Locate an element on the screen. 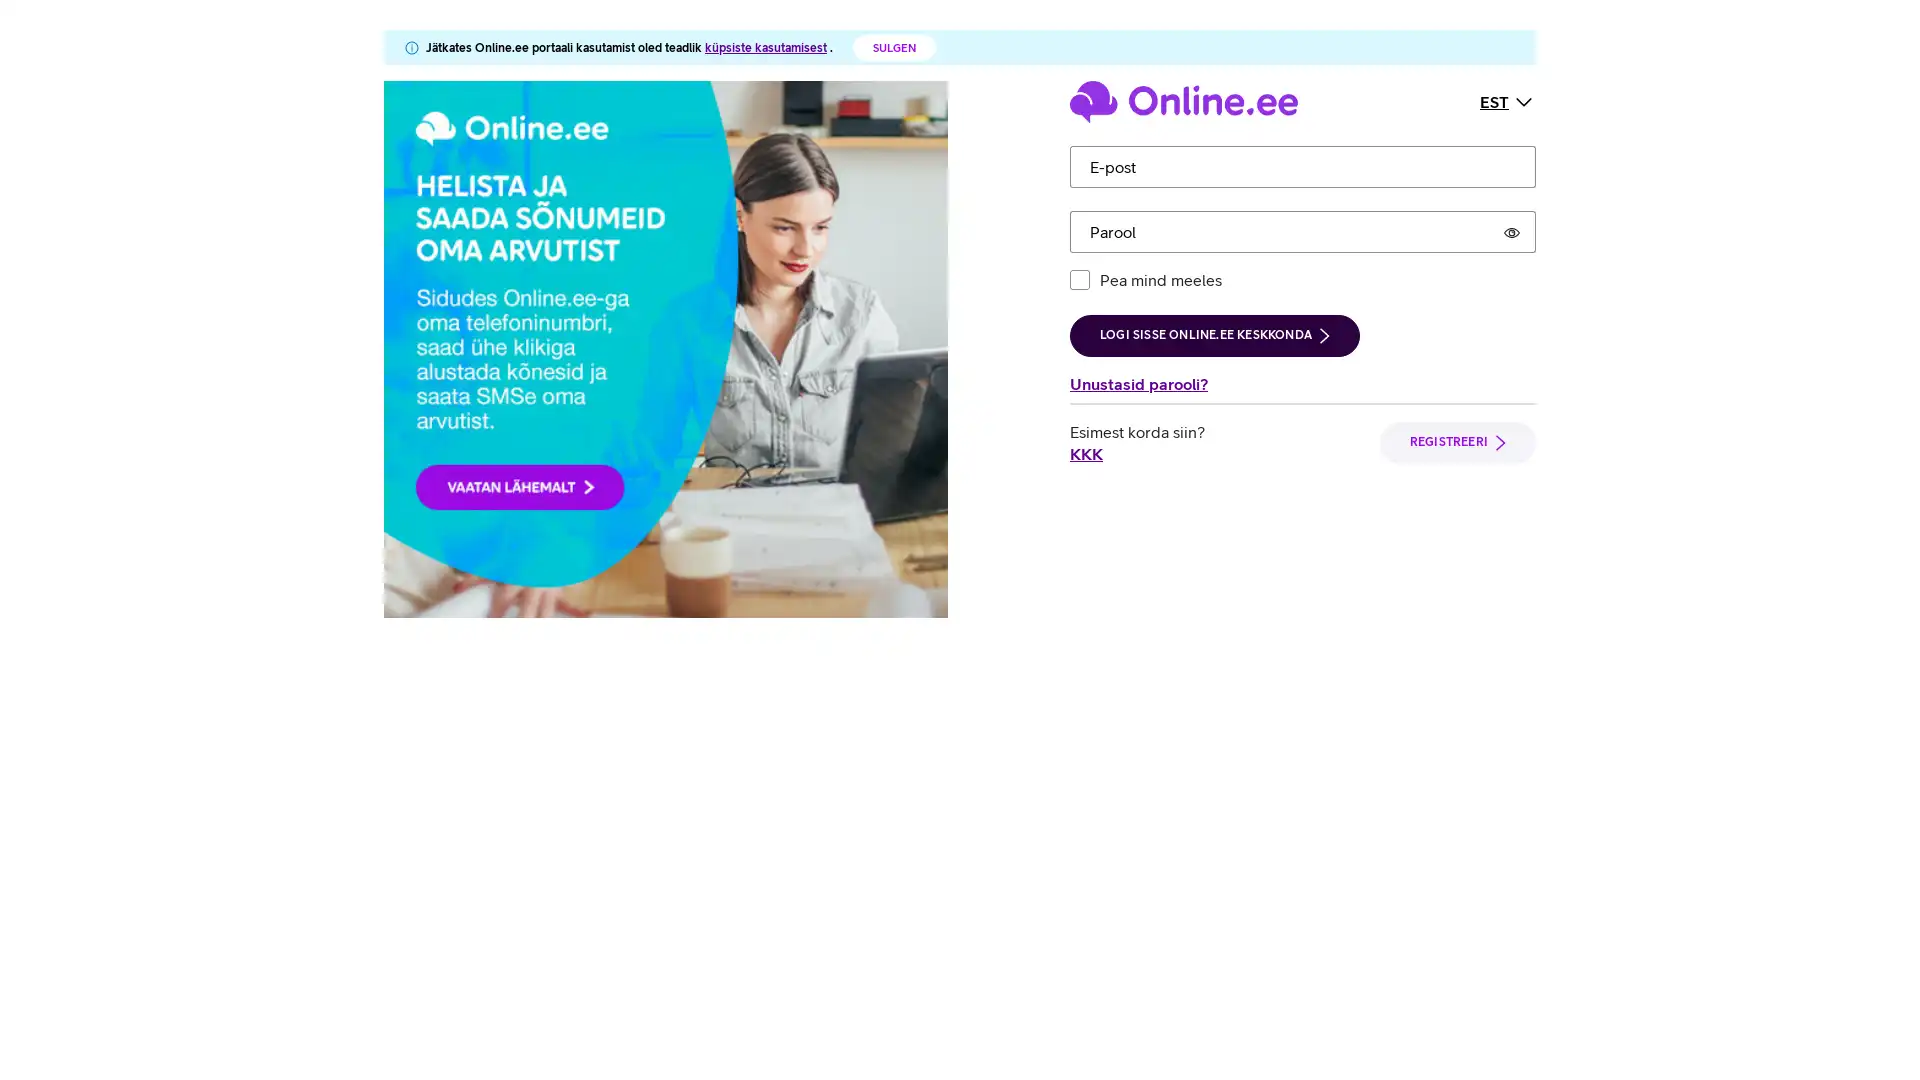 The height and width of the screenshot is (1080, 1920). Naitan parooli is located at coordinates (1512, 230).